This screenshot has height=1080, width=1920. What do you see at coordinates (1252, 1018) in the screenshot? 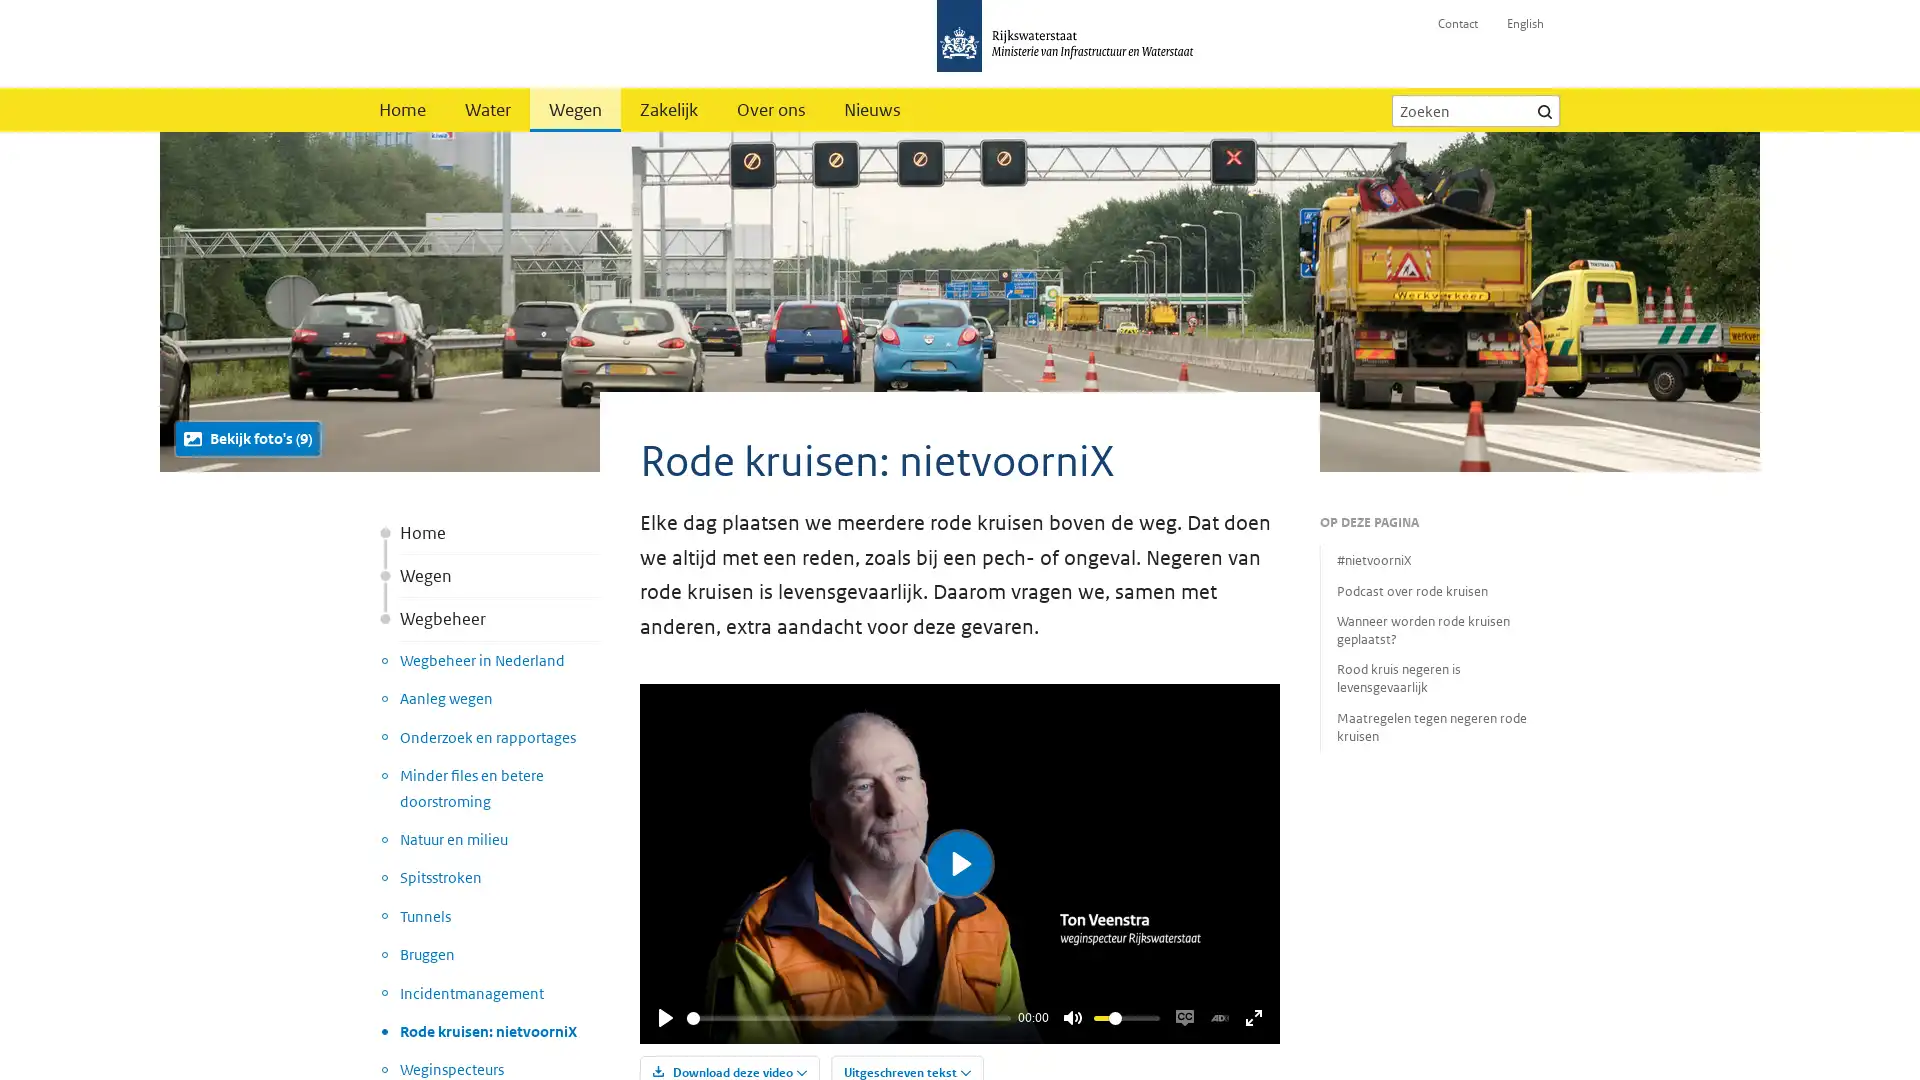
I see `Volledig scherm openen` at bounding box center [1252, 1018].